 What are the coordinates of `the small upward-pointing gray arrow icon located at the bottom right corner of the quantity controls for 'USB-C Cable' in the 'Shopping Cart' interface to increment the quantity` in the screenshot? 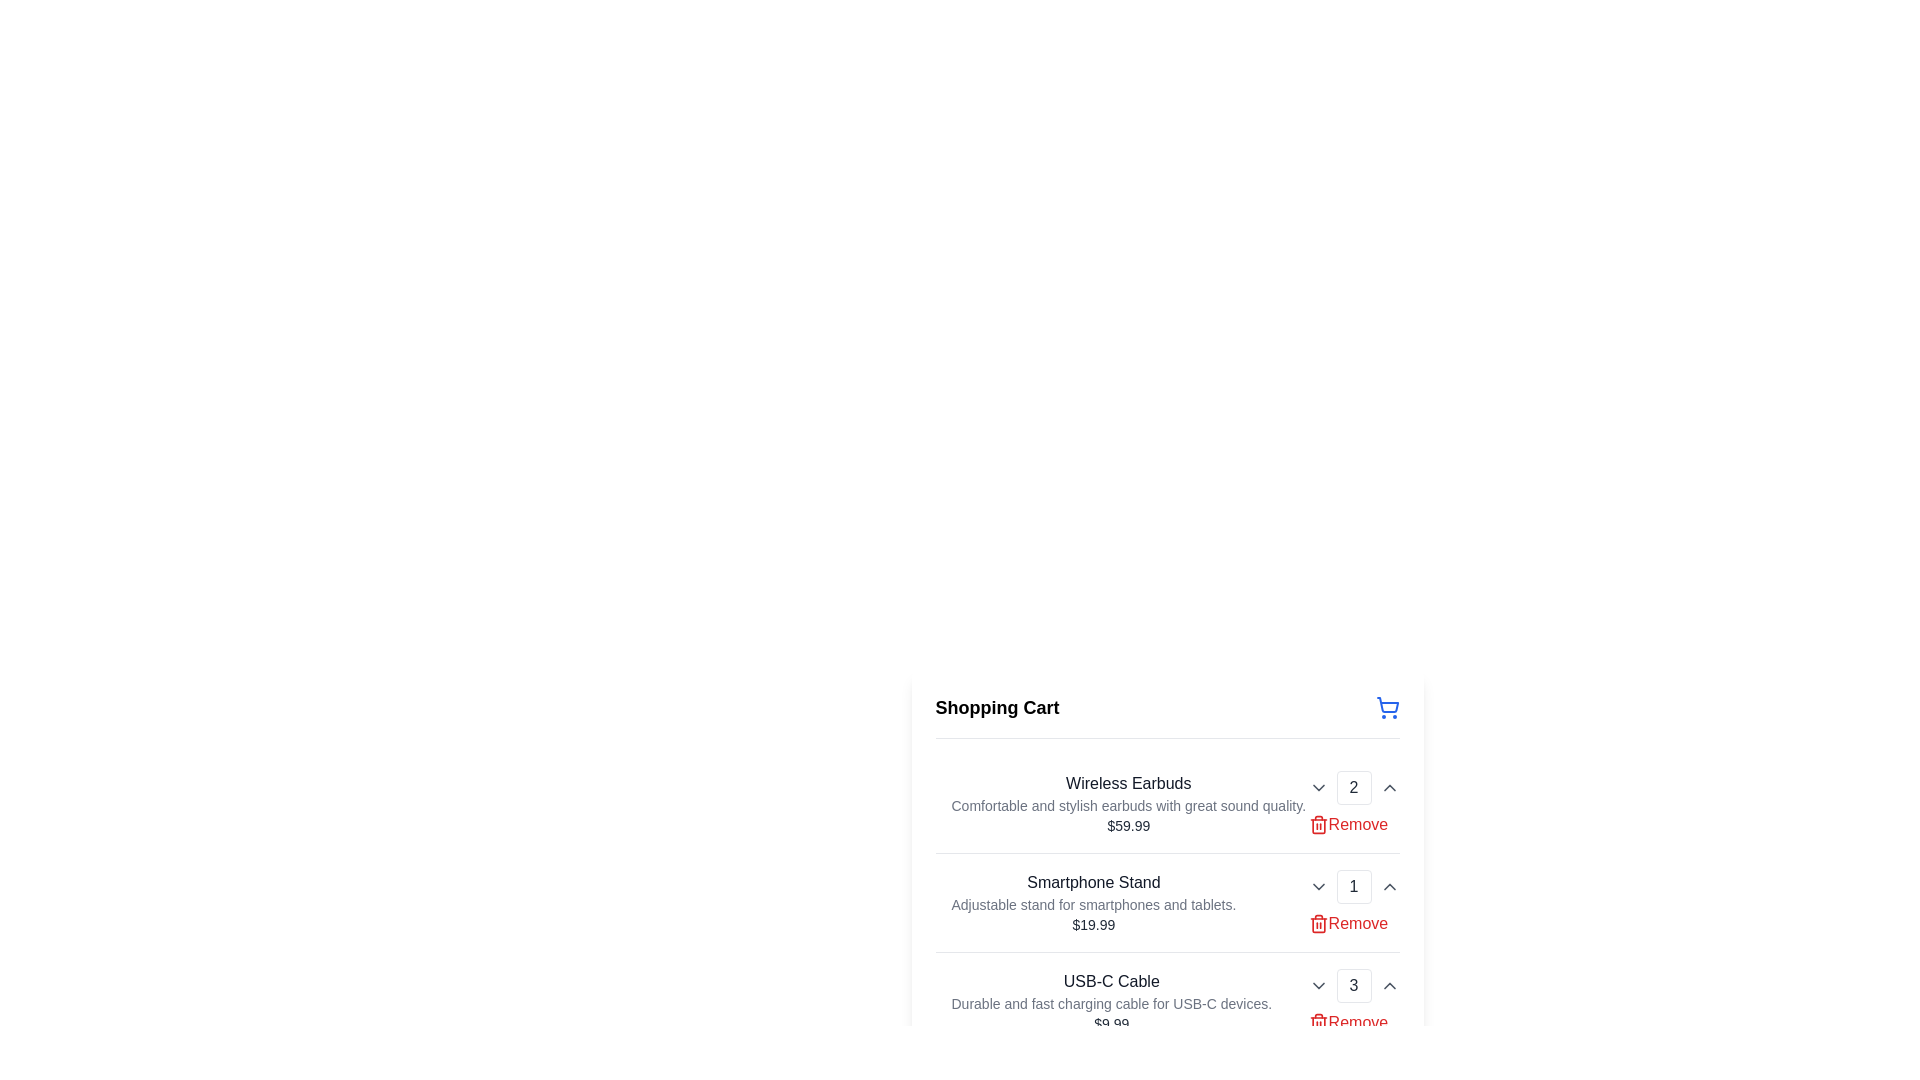 It's located at (1388, 985).